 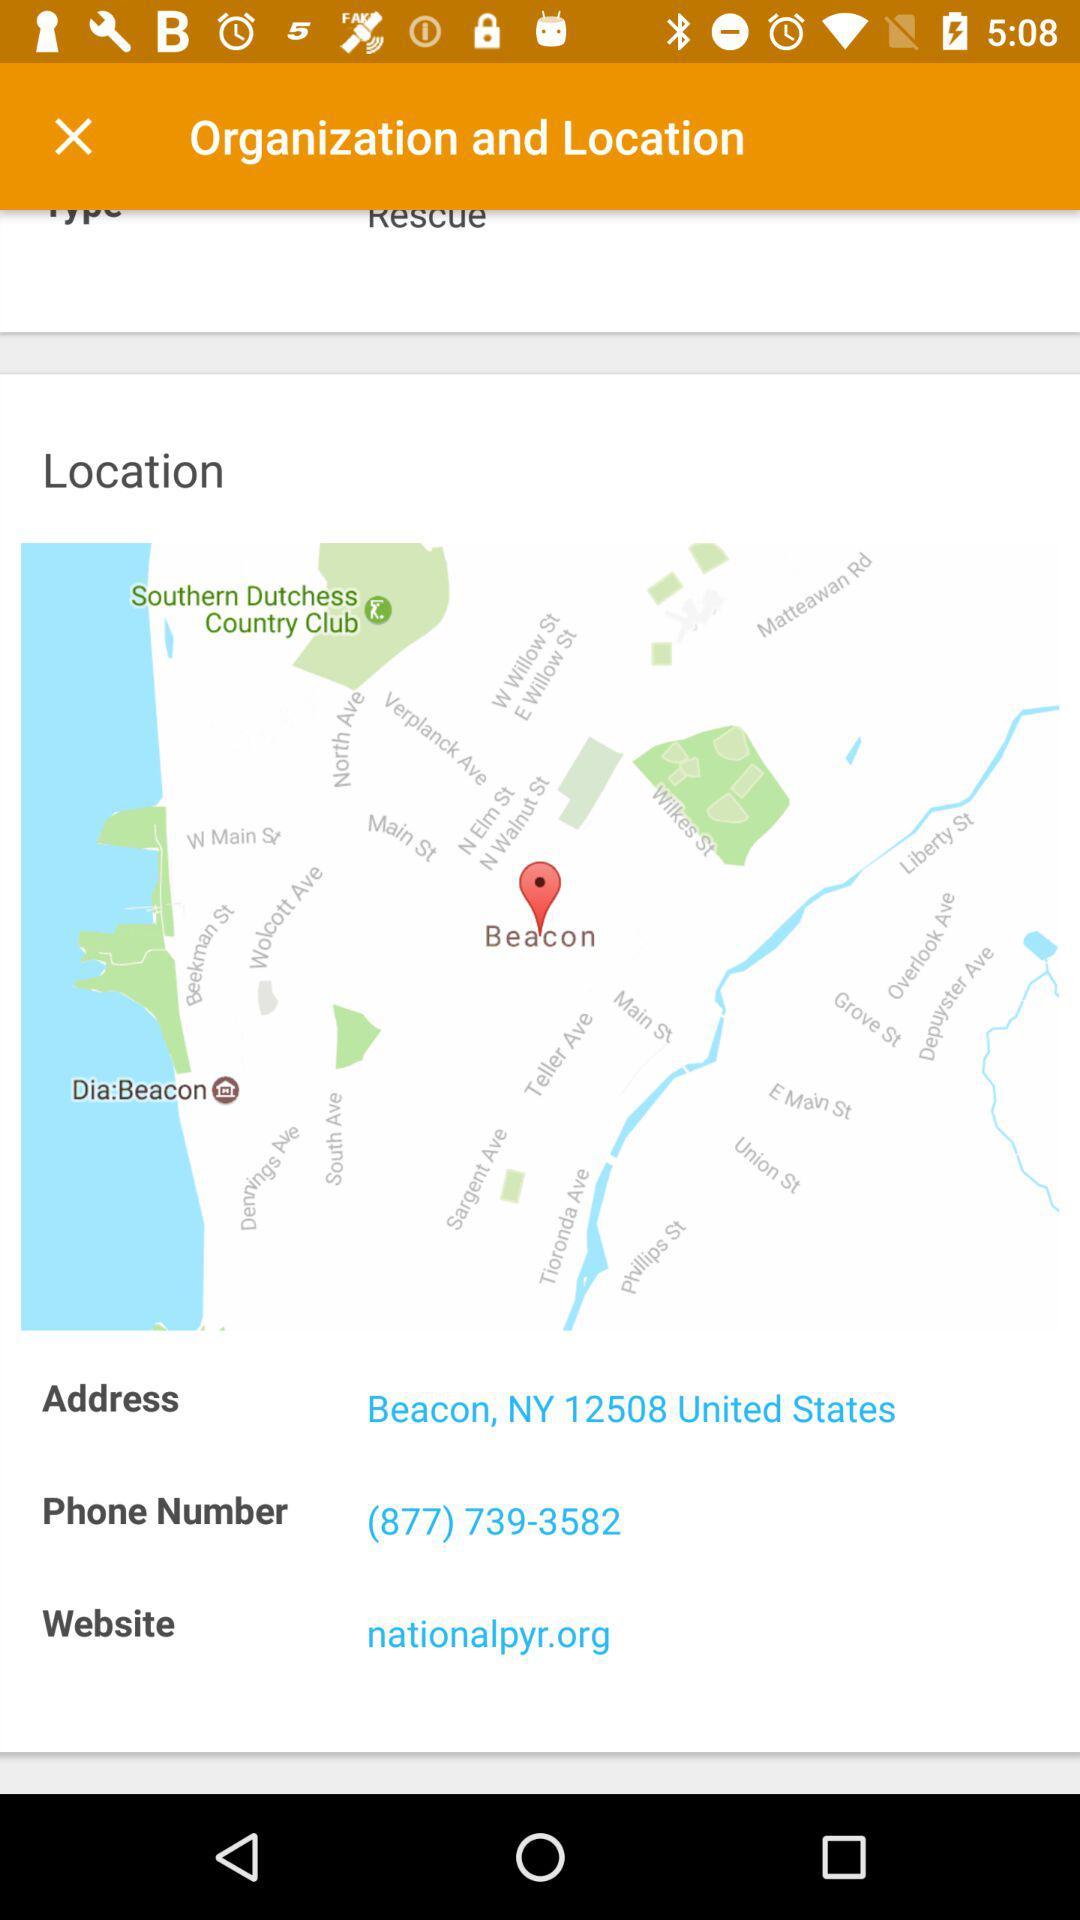 What do you see at coordinates (711, 223) in the screenshot?
I see `rescue item` at bounding box center [711, 223].